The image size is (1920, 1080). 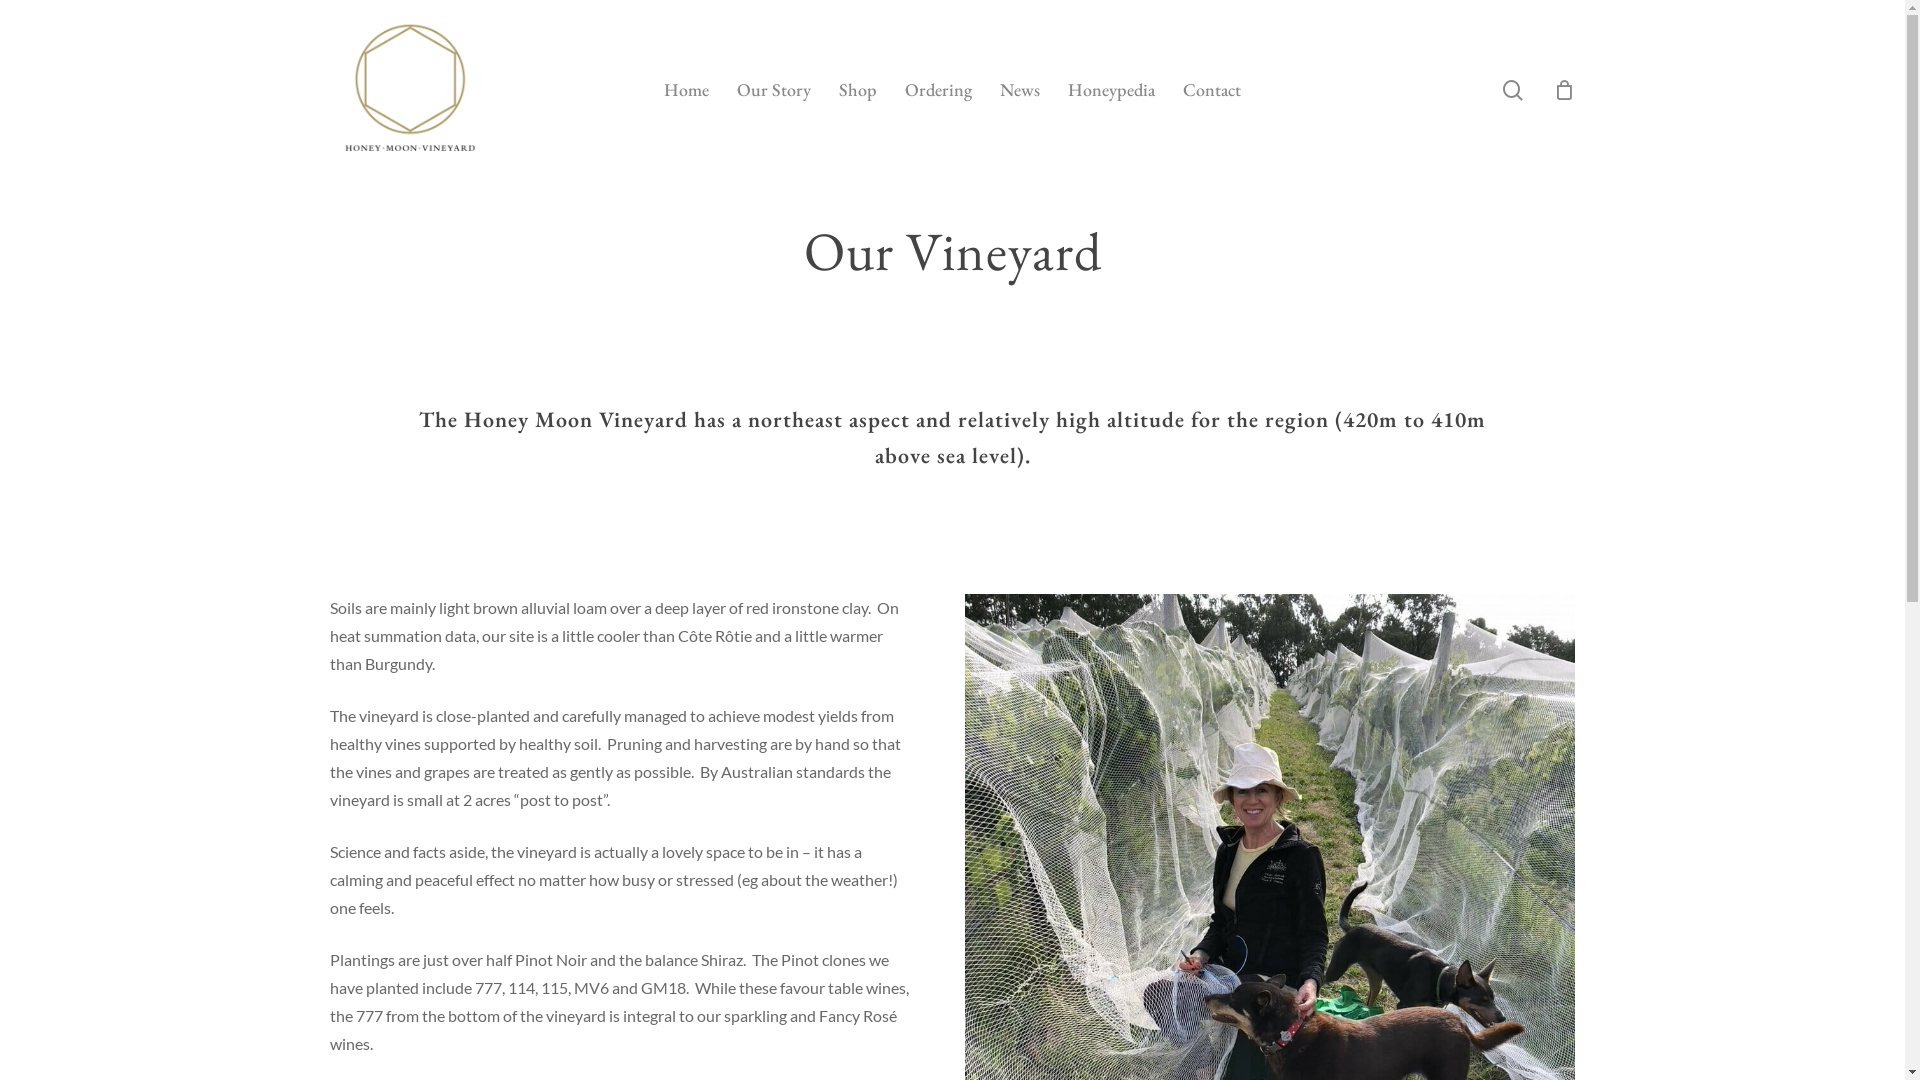 What do you see at coordinates (663, 88) in the screenshot?
I see `'Home'` at bounding box center [663, 88].